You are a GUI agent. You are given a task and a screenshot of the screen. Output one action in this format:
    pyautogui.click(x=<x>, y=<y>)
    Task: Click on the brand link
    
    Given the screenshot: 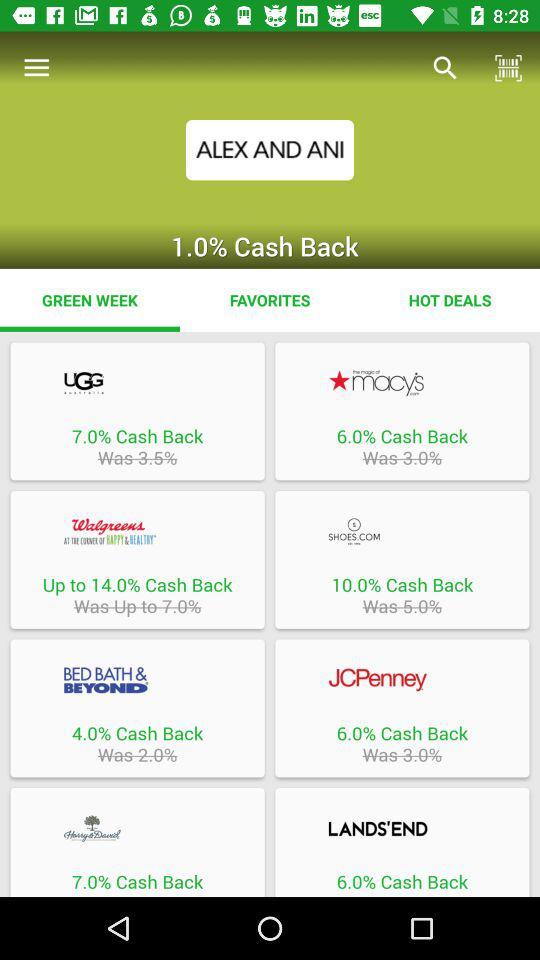 What is the action you would take?
    pyautogui.click(x=402, y=828)
    